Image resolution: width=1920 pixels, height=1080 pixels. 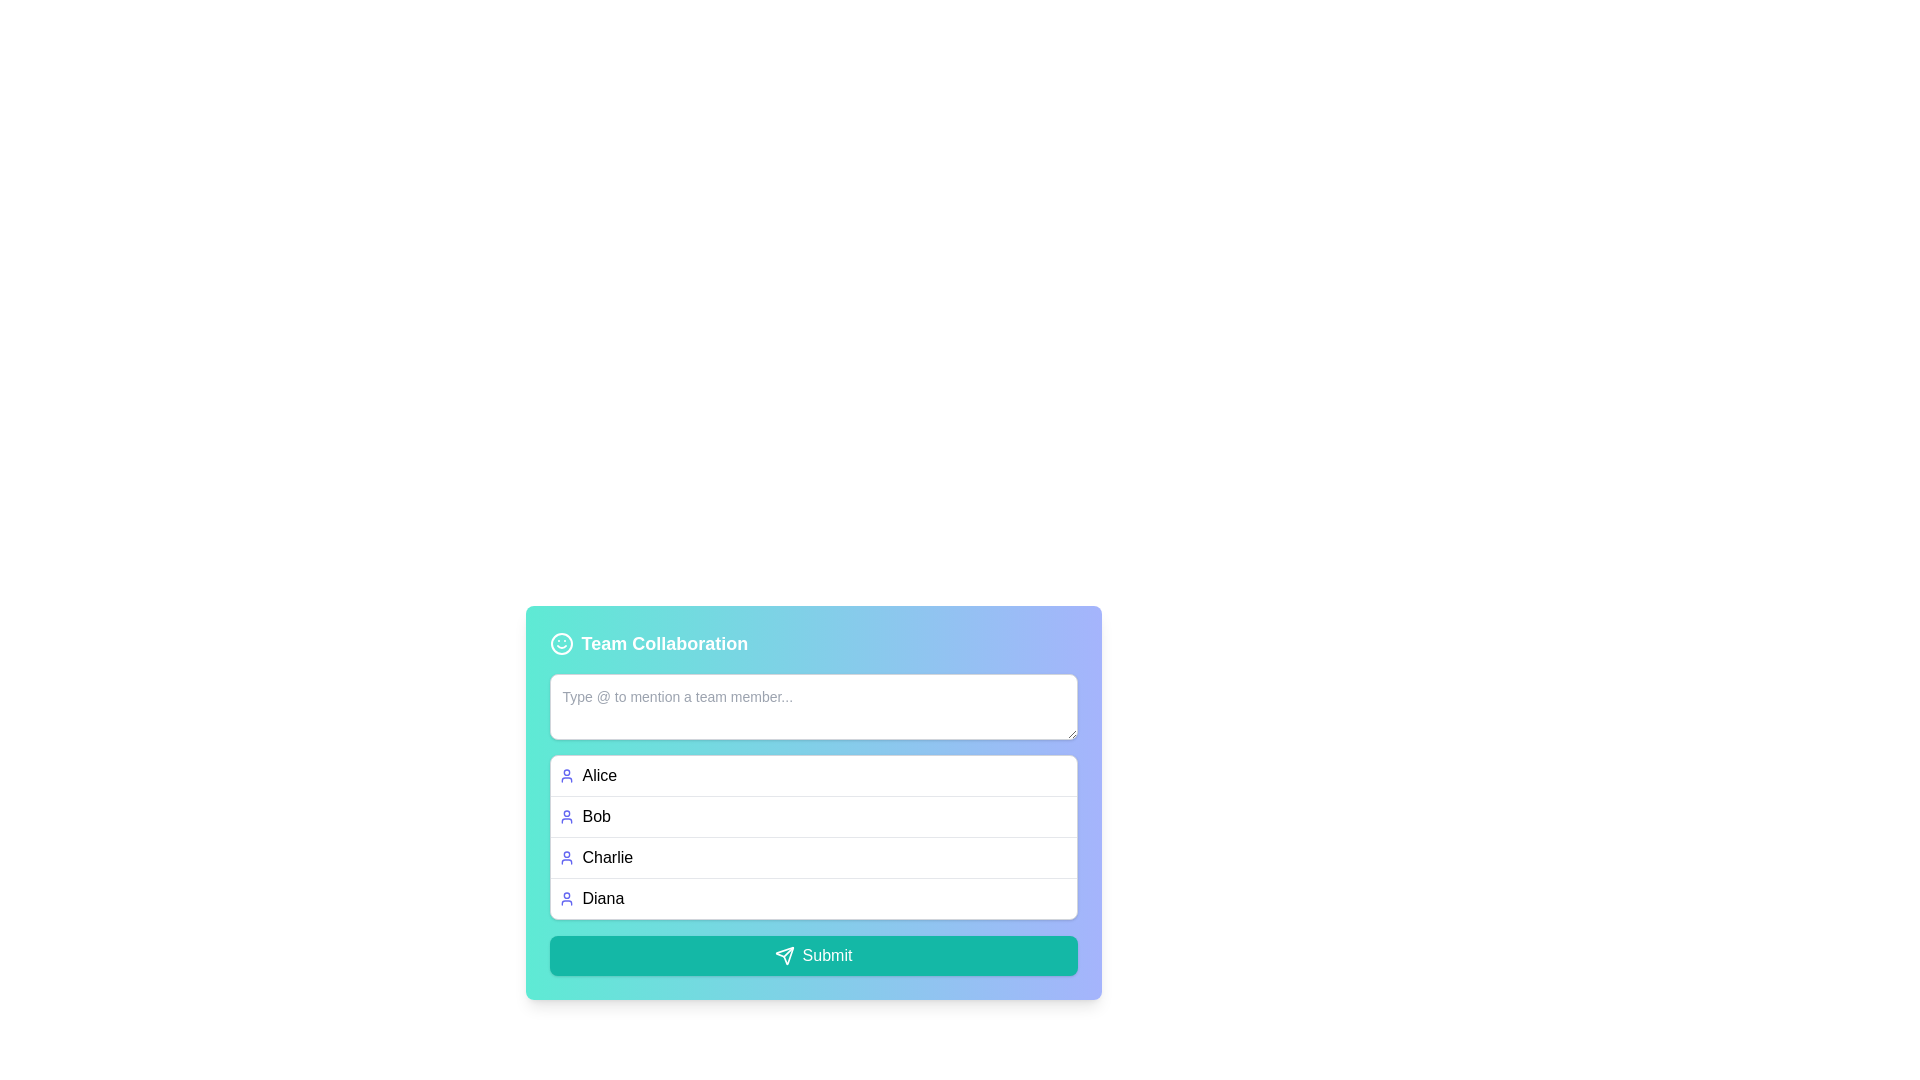 I want to click on the user icon, which is a small dark indigo minimalist outline icon representing a human figure, located immediately to the left of the text 'Diana' in the last entry of a vertical list, so click(x=565, y=897).